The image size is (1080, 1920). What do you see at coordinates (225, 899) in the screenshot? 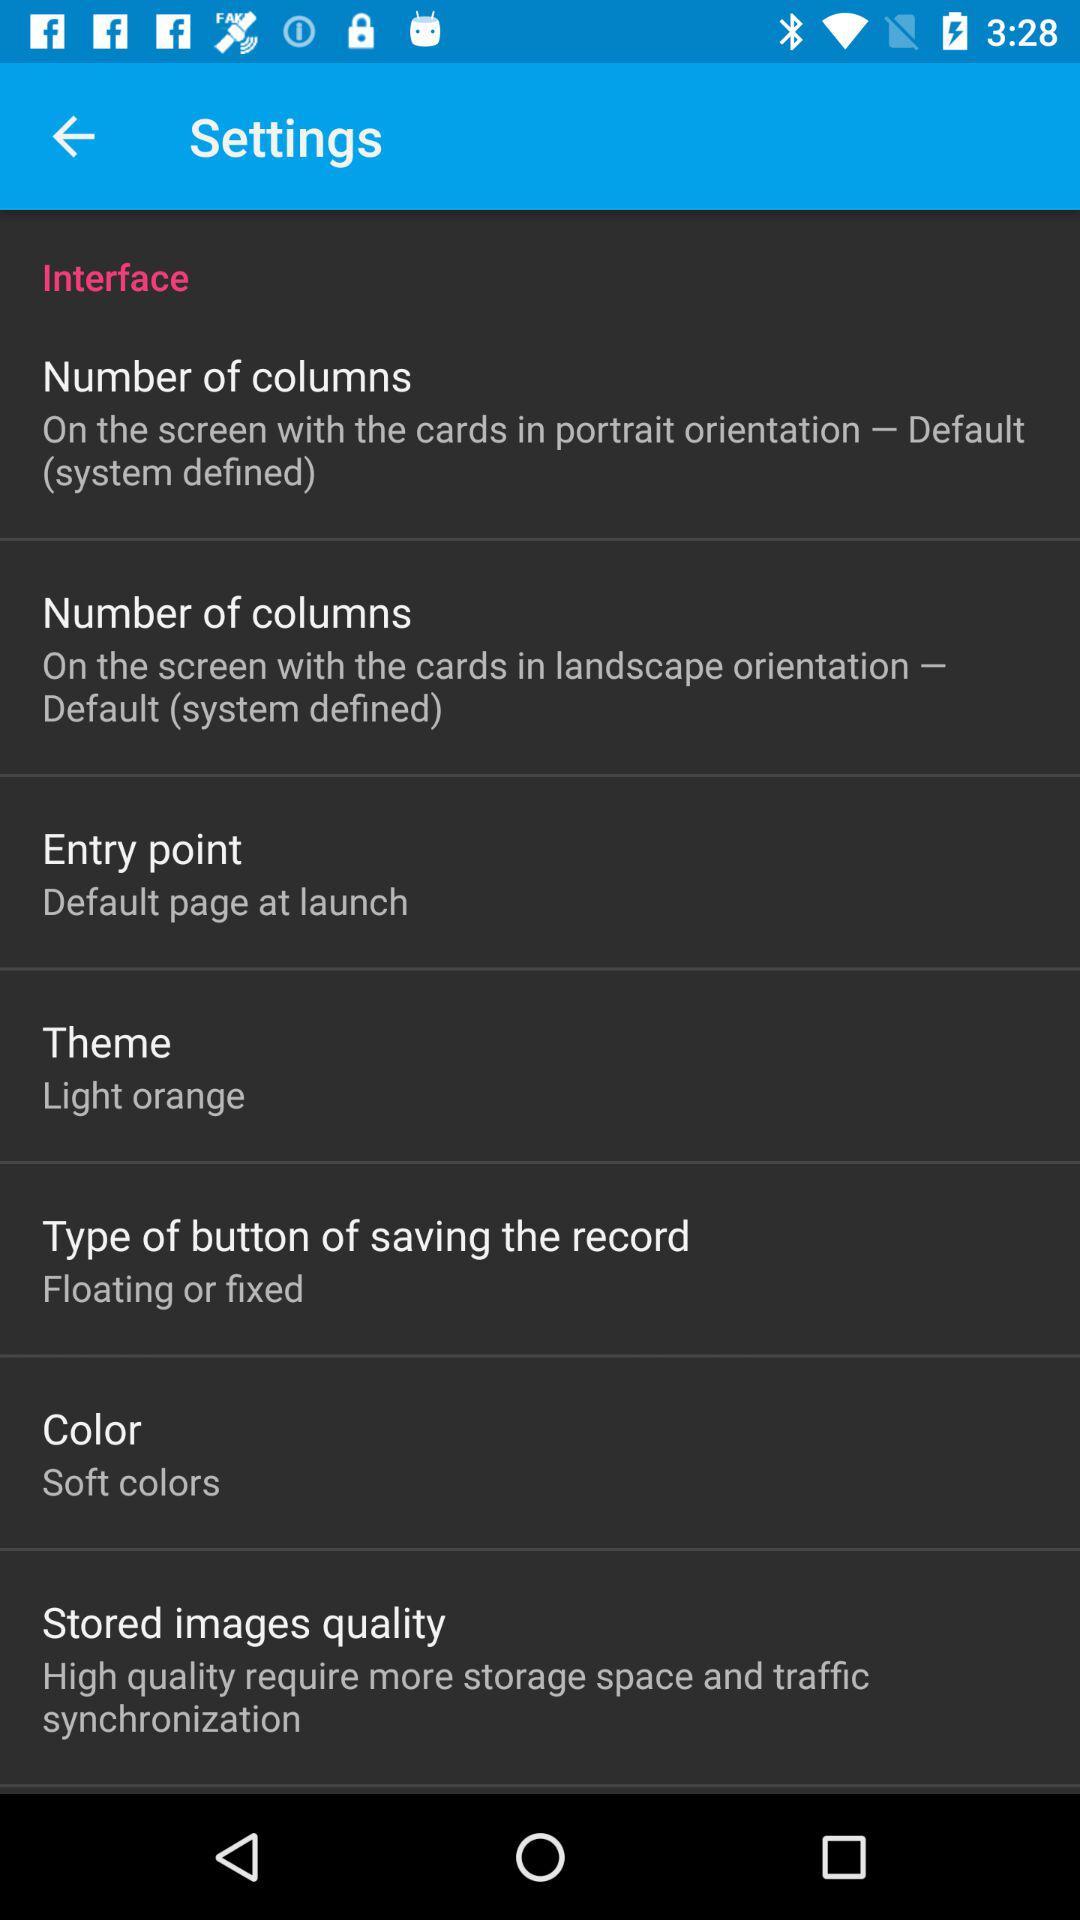
I see `the icon below entry point item` at bounding box center [225, 899].